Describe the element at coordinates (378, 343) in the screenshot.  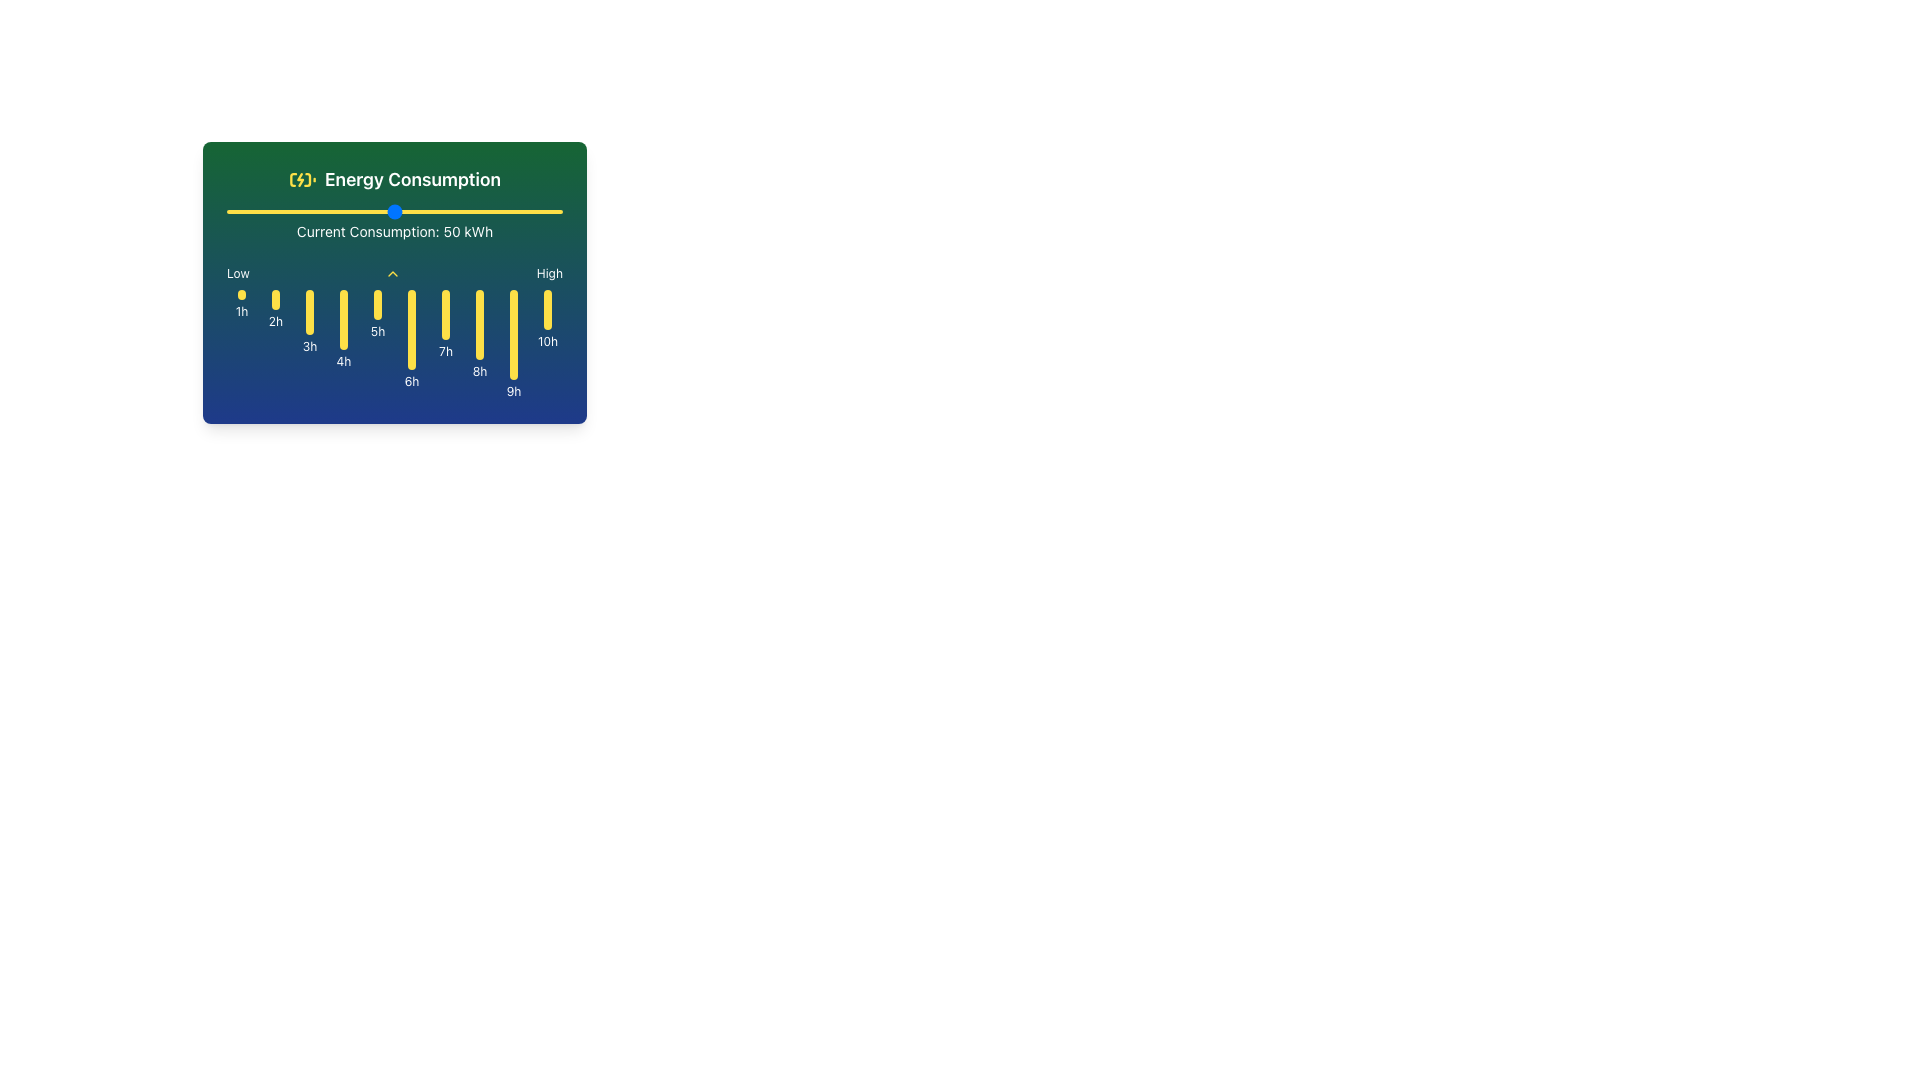
I see `the vertical yellow bar with rounded ends that is centered above the text '5h', located in the fifth column of a series of ten columns` at that location.